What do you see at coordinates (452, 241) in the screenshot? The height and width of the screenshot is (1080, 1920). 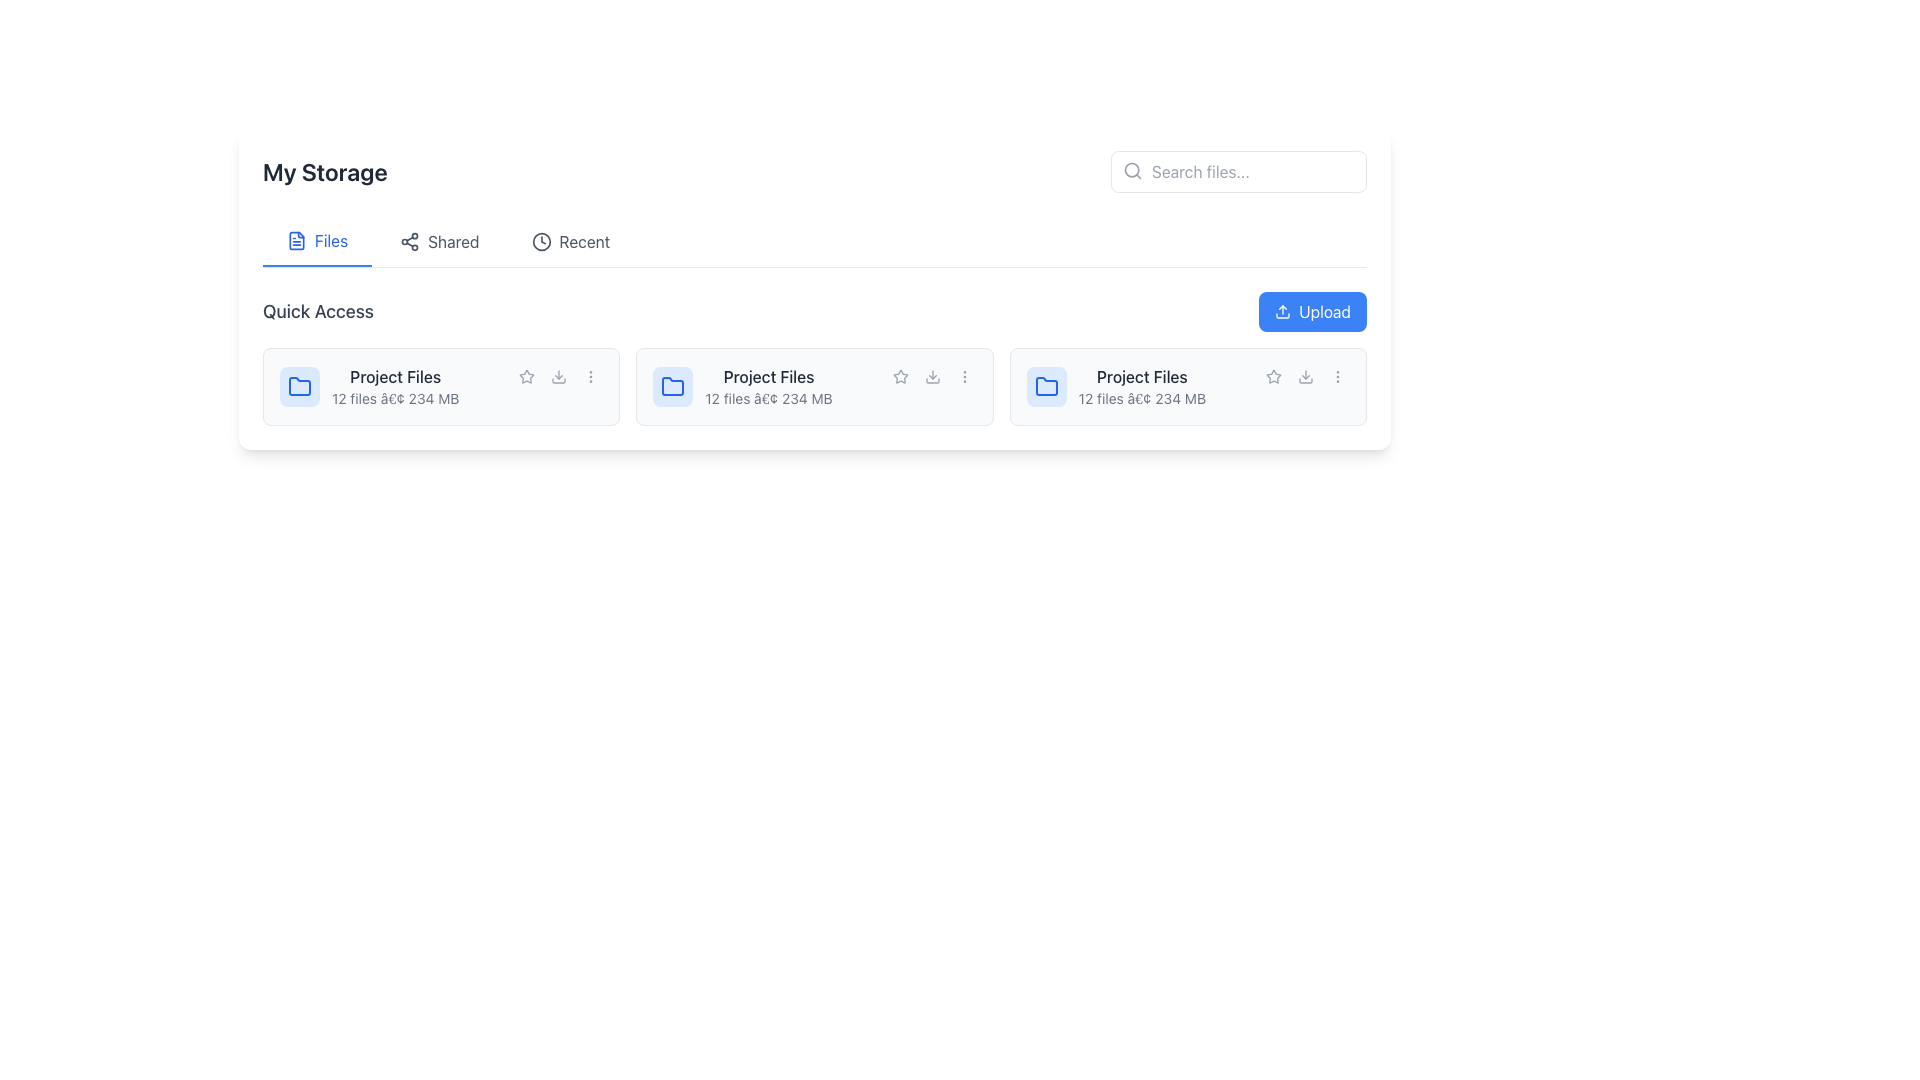 I see `the 'Shared' text label, which is the second element in the horizontal navigation bar located near the top-center of the interface` at bounding box center [452, 241].